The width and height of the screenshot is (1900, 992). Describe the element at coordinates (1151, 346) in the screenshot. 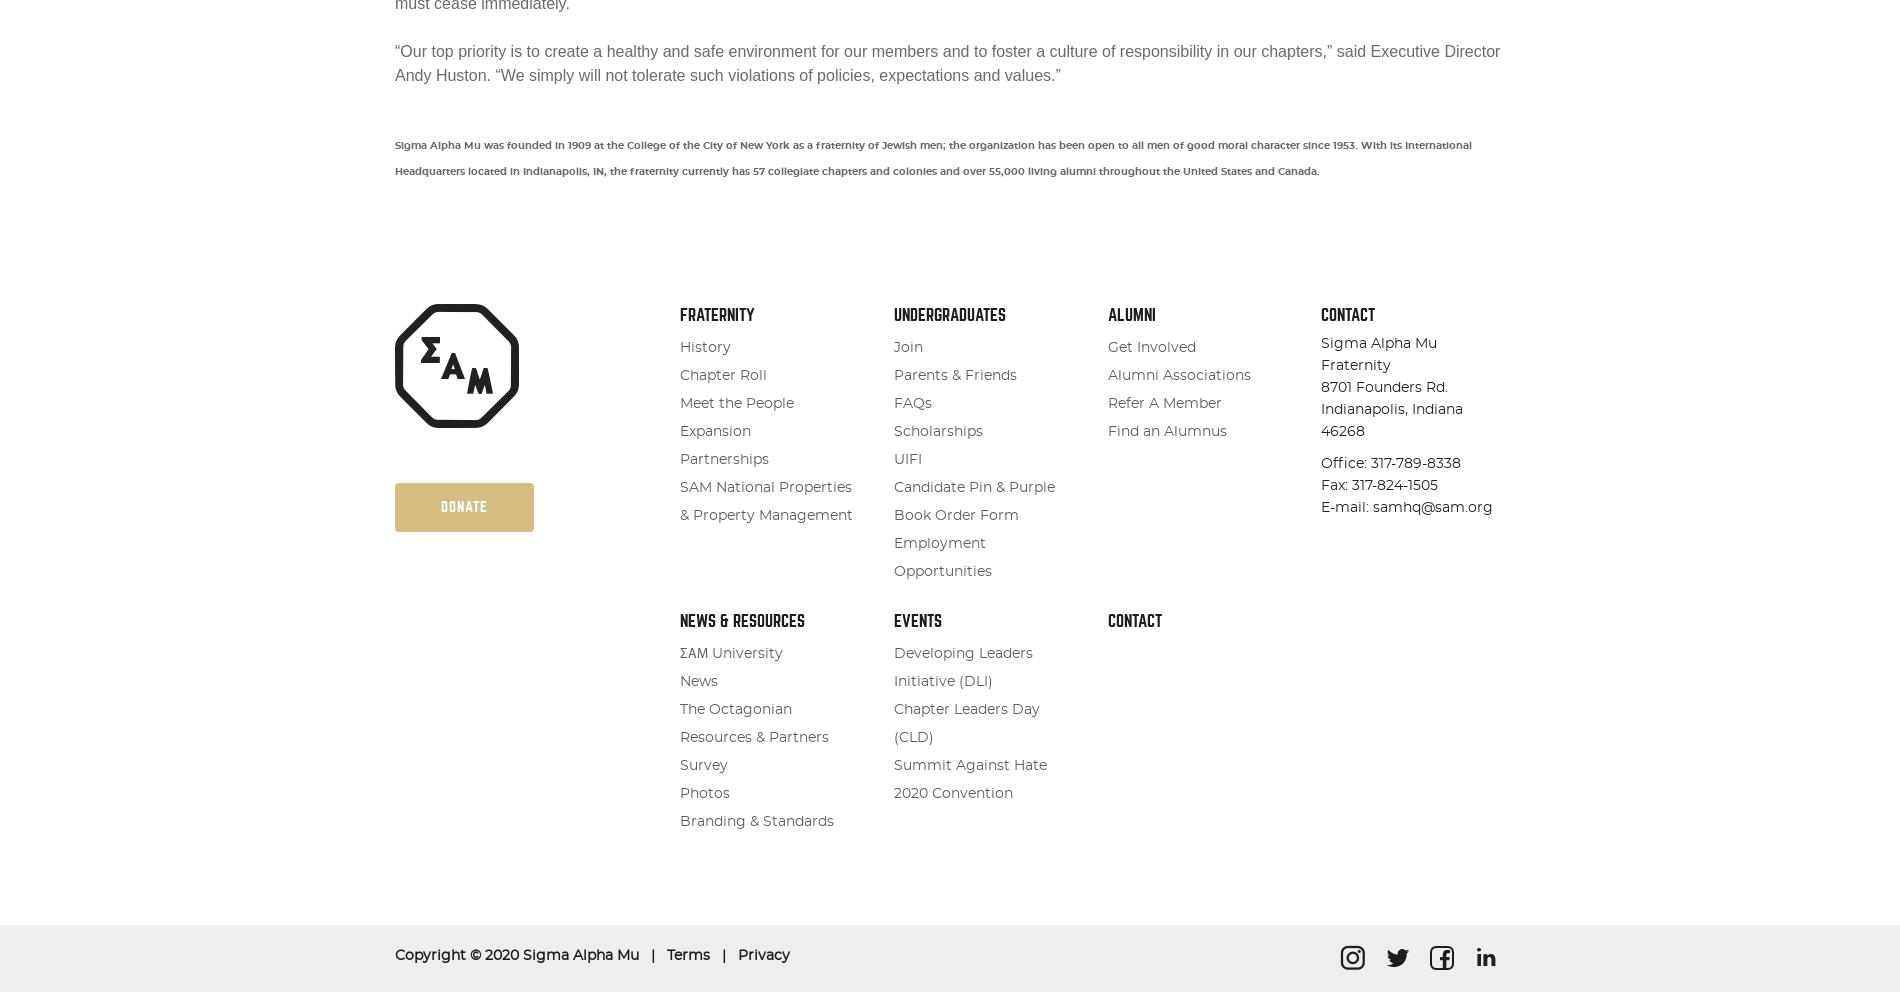

I see `'Get Involved'` at that location.